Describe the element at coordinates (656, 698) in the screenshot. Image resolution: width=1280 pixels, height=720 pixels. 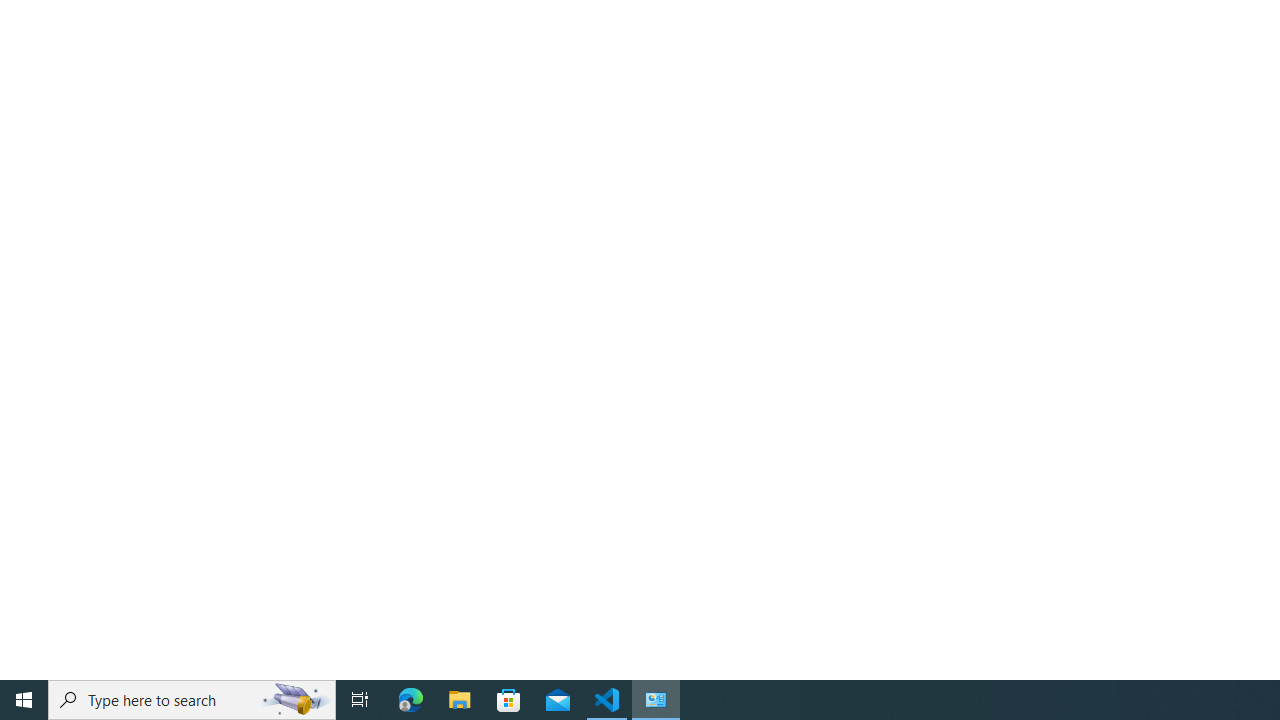
I see `'Control Panel - 1 running window'` at that location.